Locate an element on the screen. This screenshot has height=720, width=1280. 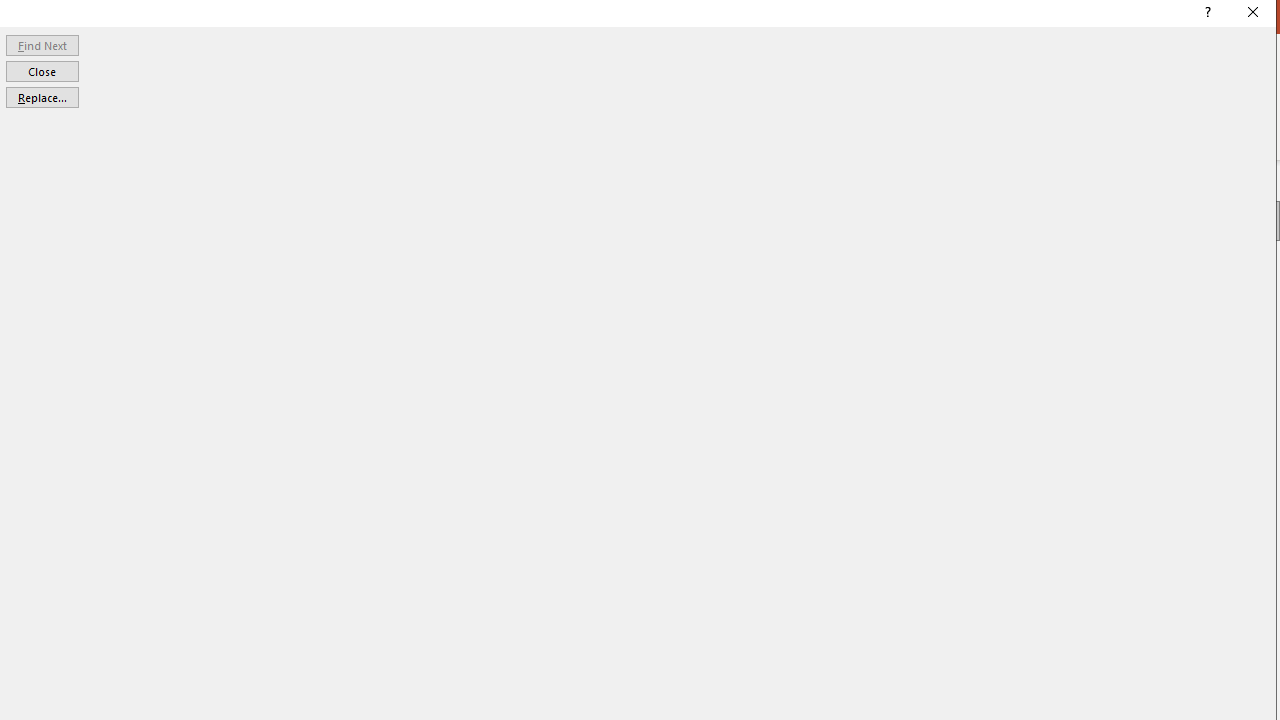
'Find Next' is located at coordinates (42, 45).